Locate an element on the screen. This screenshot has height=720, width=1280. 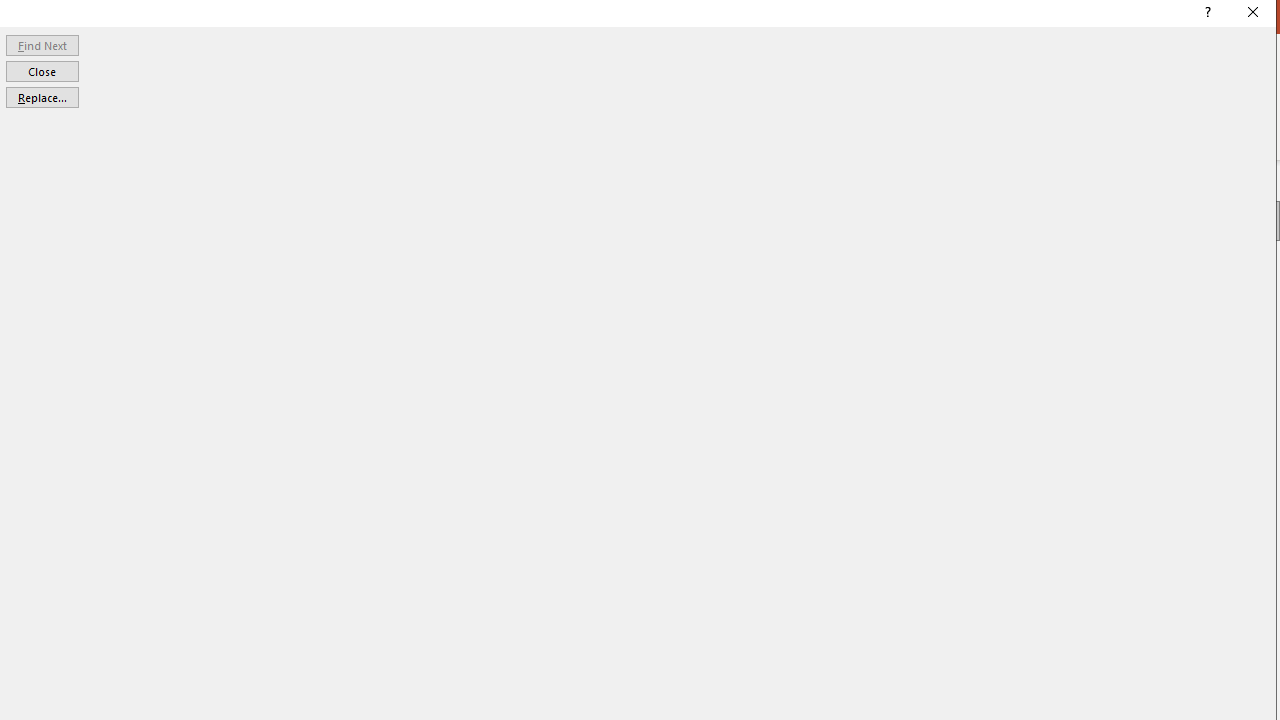
'Find Next' is located at coordinates (42, 45).